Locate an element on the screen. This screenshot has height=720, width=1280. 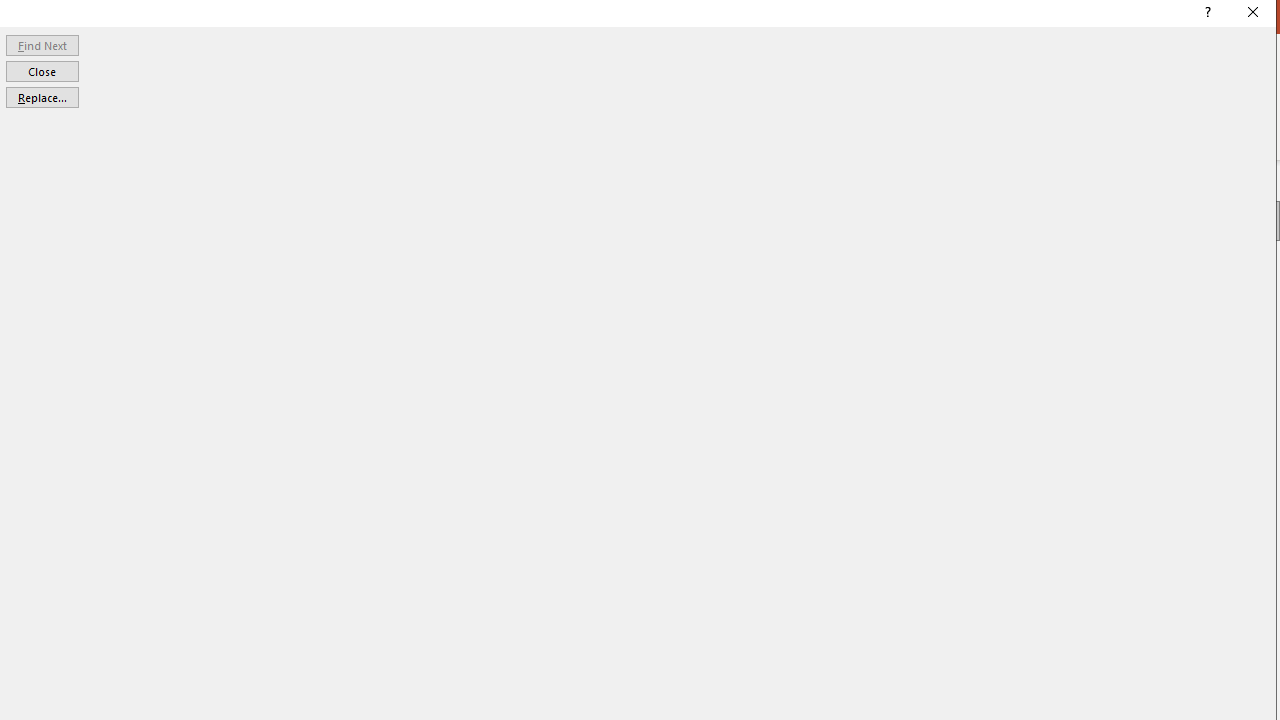
'Find Next' is located at coordinates (42, 45).